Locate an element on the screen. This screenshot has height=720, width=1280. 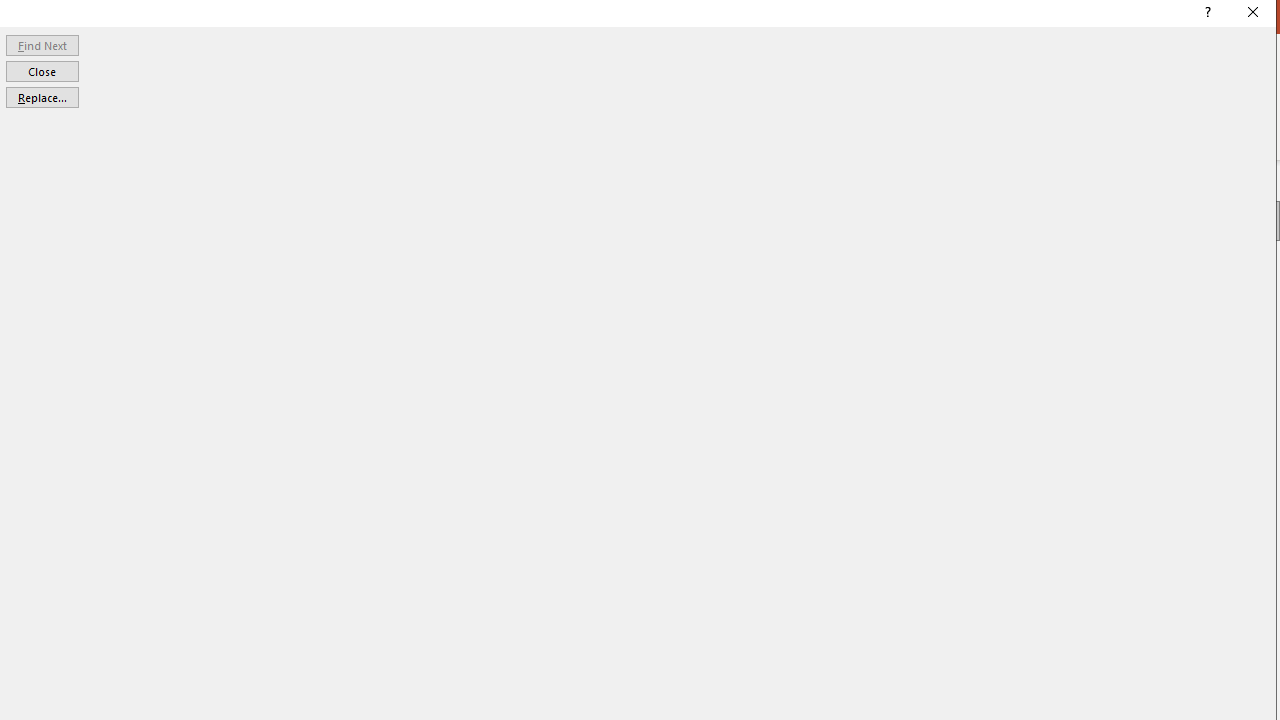
'Find Next' is located at coordinates (42, 45).